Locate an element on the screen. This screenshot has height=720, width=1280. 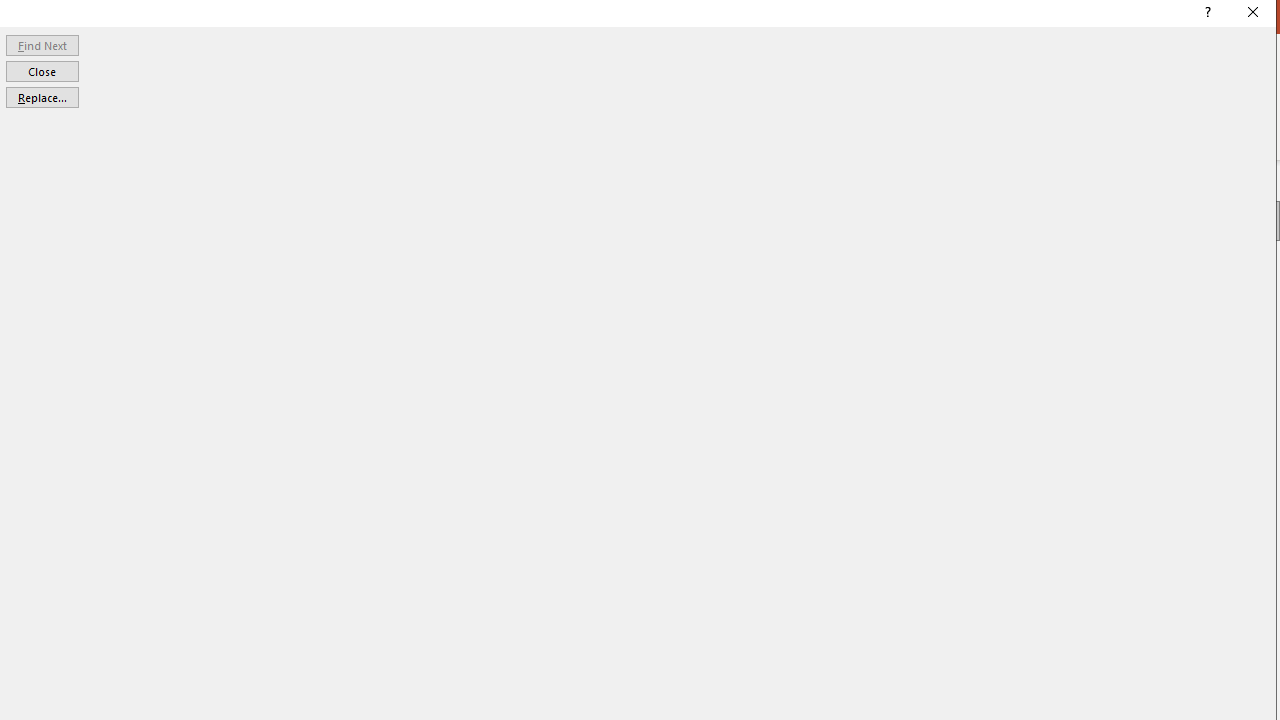
'Find Next' is located at coordinates (42, 45).